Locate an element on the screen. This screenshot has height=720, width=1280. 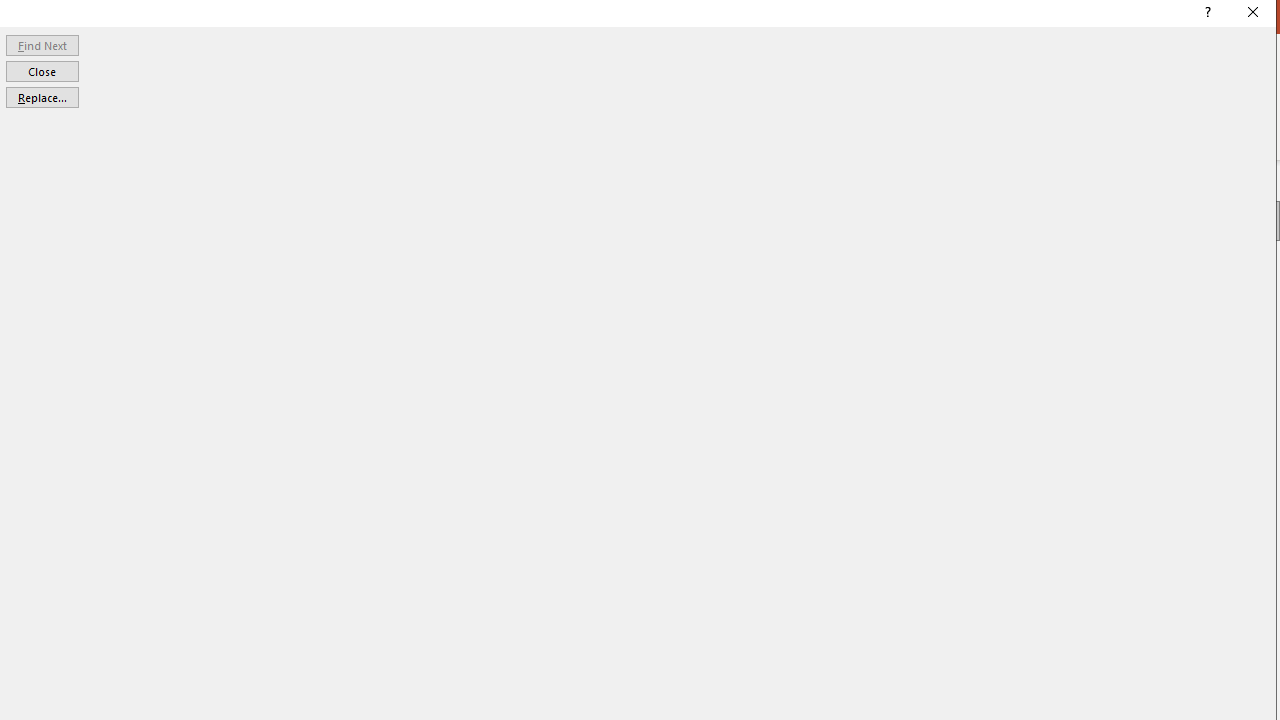
'Find Next' is located at coordinates (42, 45).